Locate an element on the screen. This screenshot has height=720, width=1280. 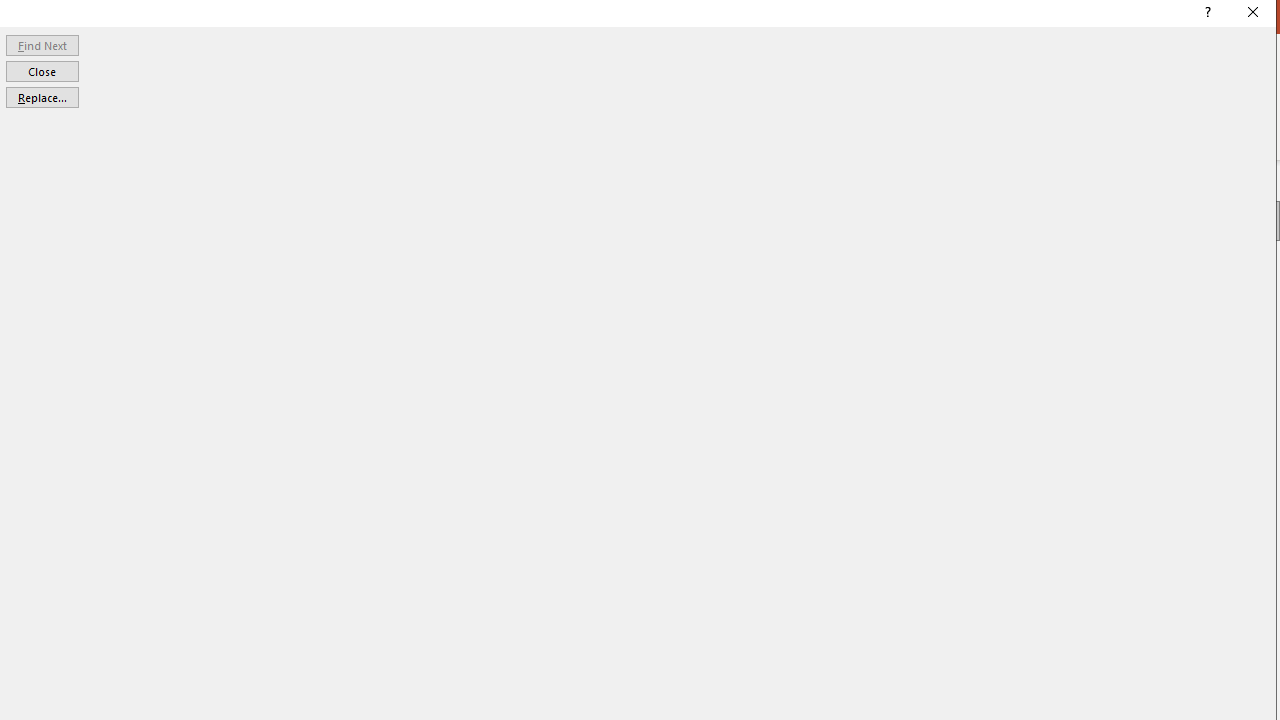
'Find Next' is located at coordinates (42, 45).